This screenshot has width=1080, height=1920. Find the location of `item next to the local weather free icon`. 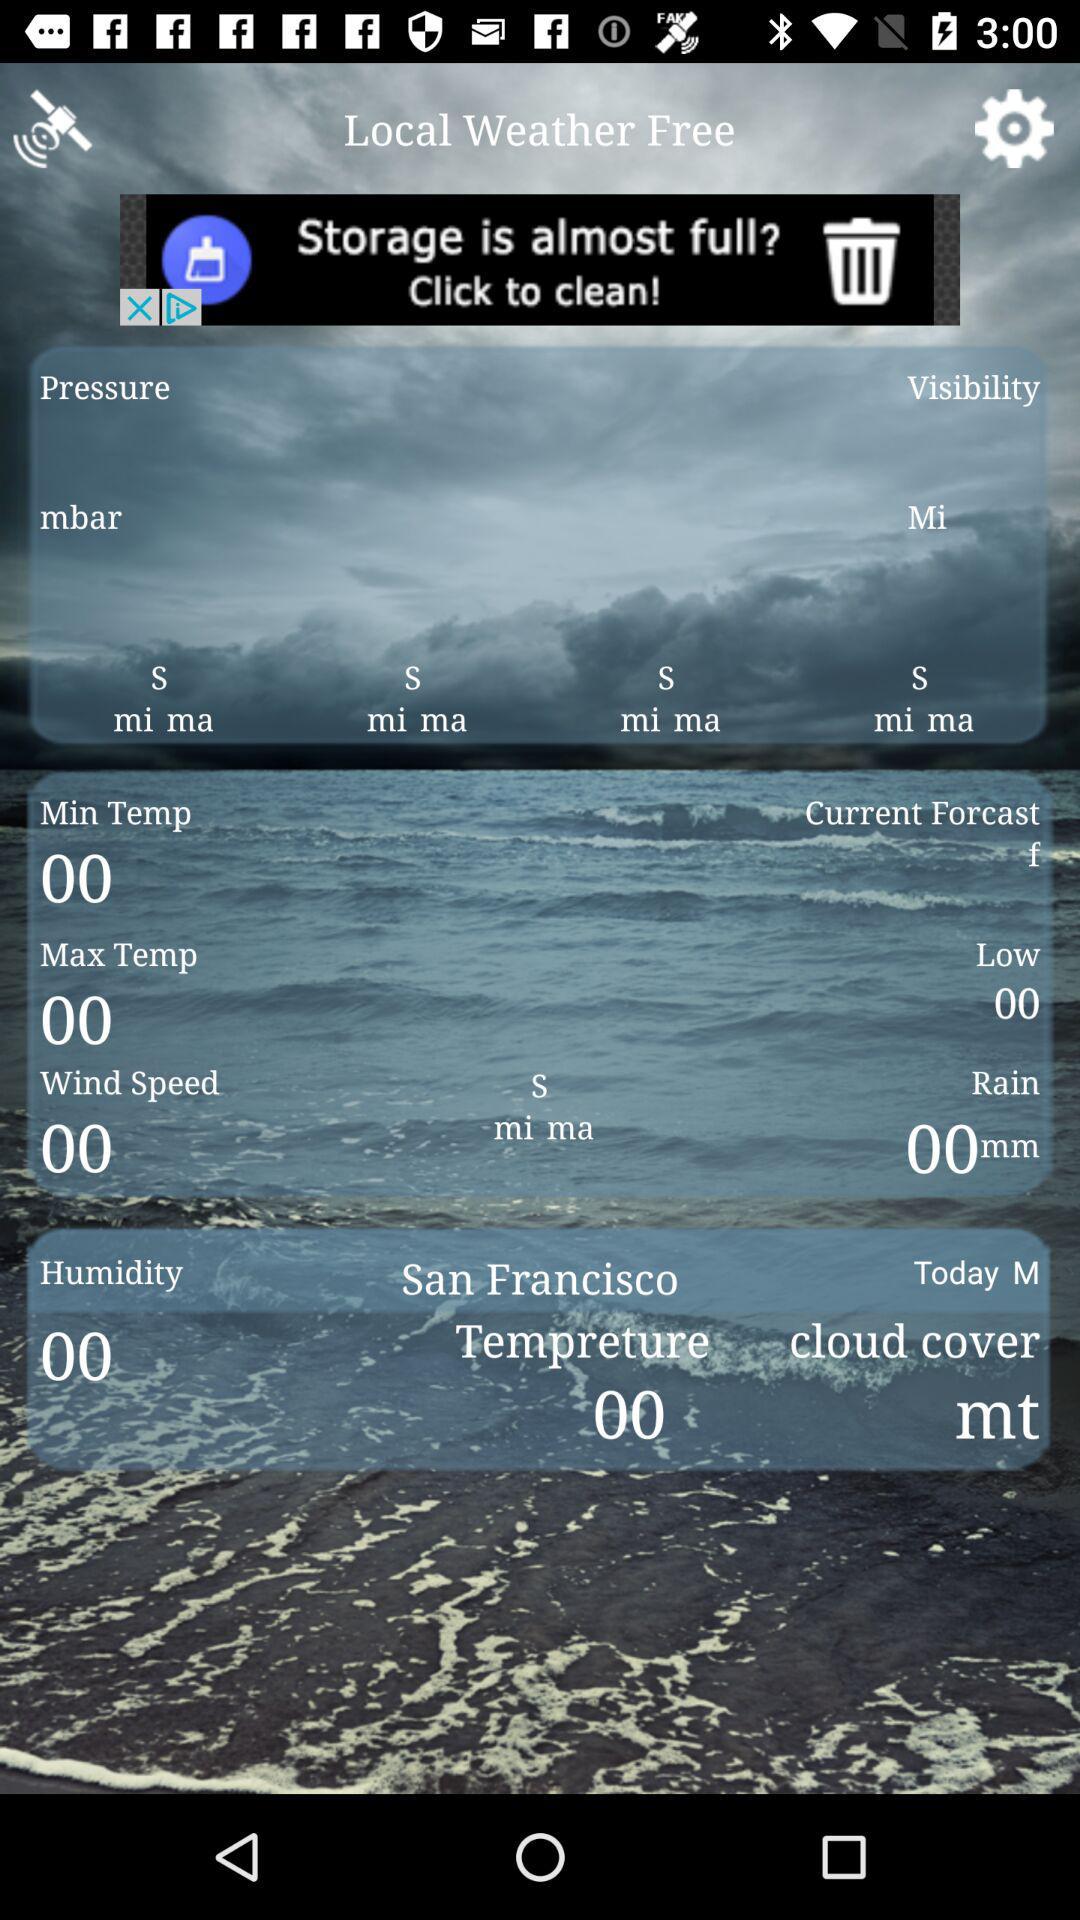

item next to the local weather free icon is located at coordinates (1014, 127).